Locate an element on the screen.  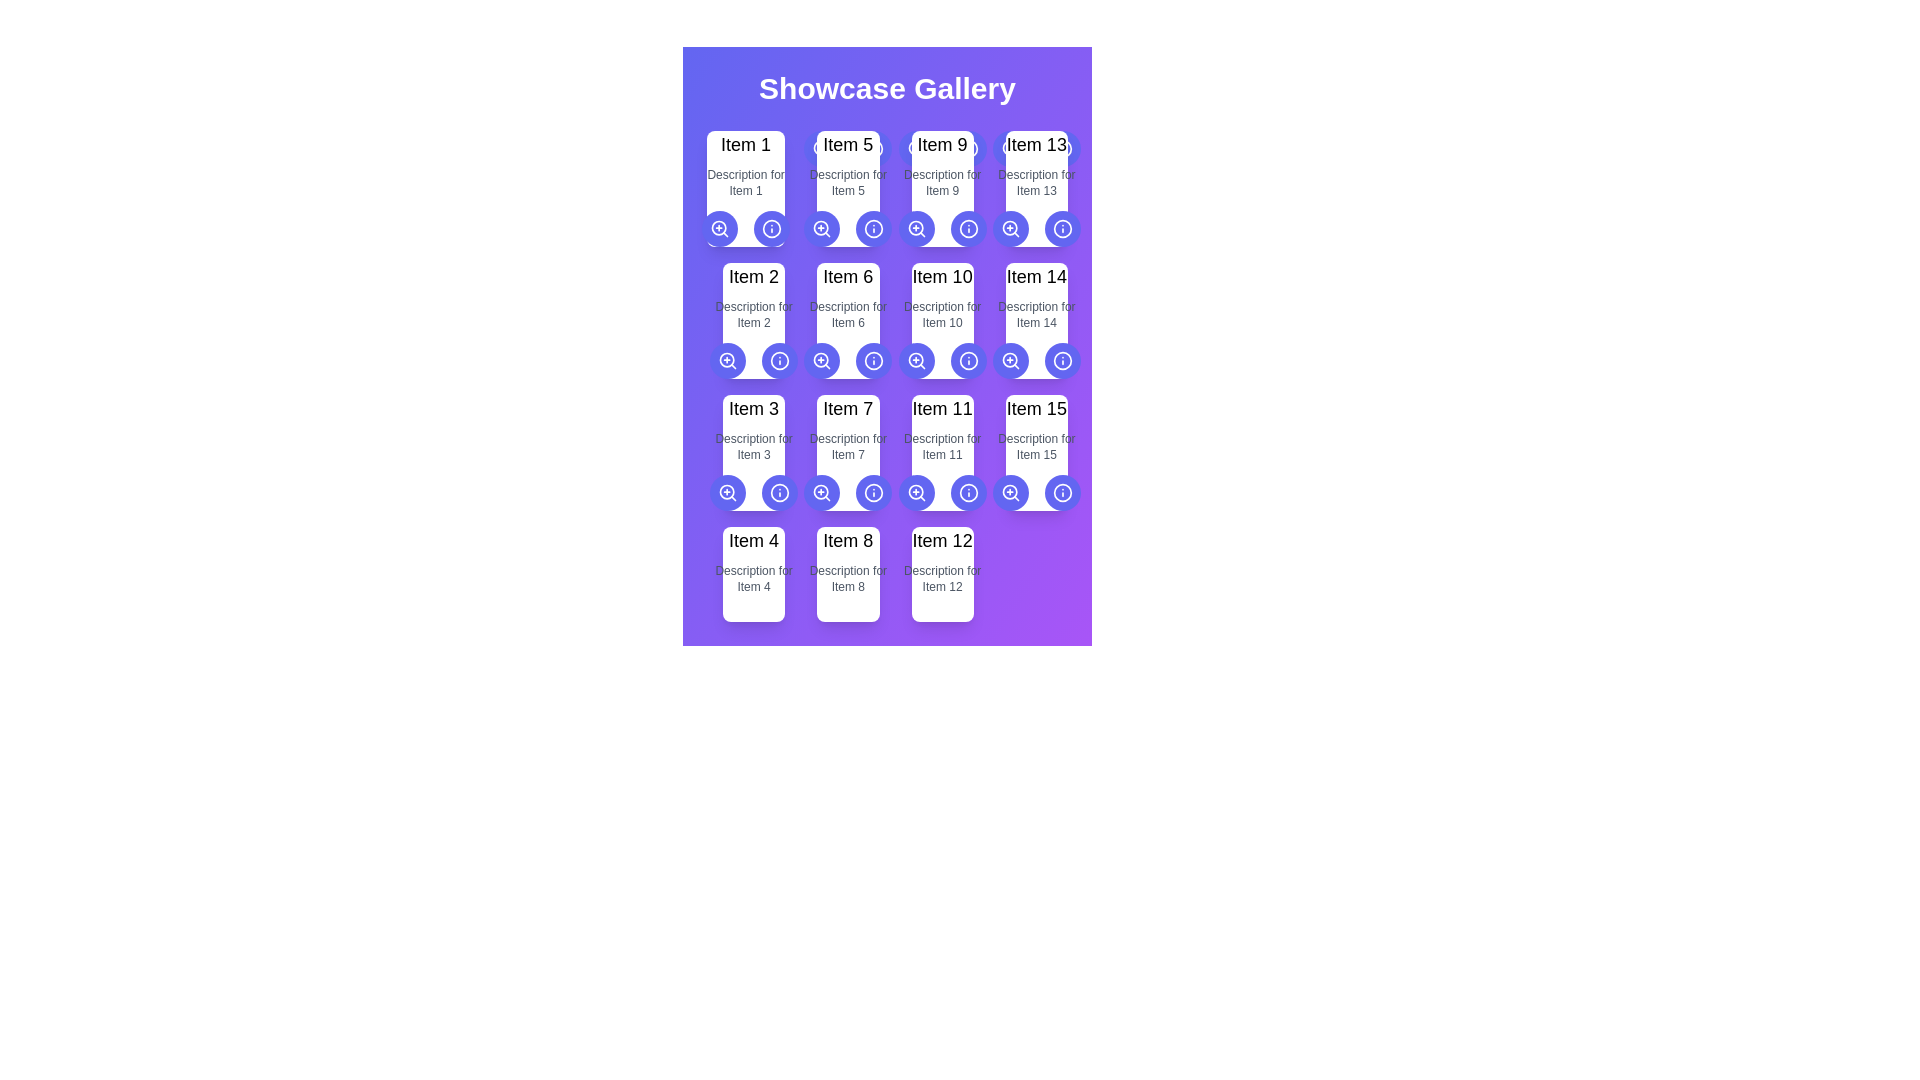
the first circle element within the zoom-in SVG graphic, located in the second card of the gallery grid layout is located at coordinates (726, 360).